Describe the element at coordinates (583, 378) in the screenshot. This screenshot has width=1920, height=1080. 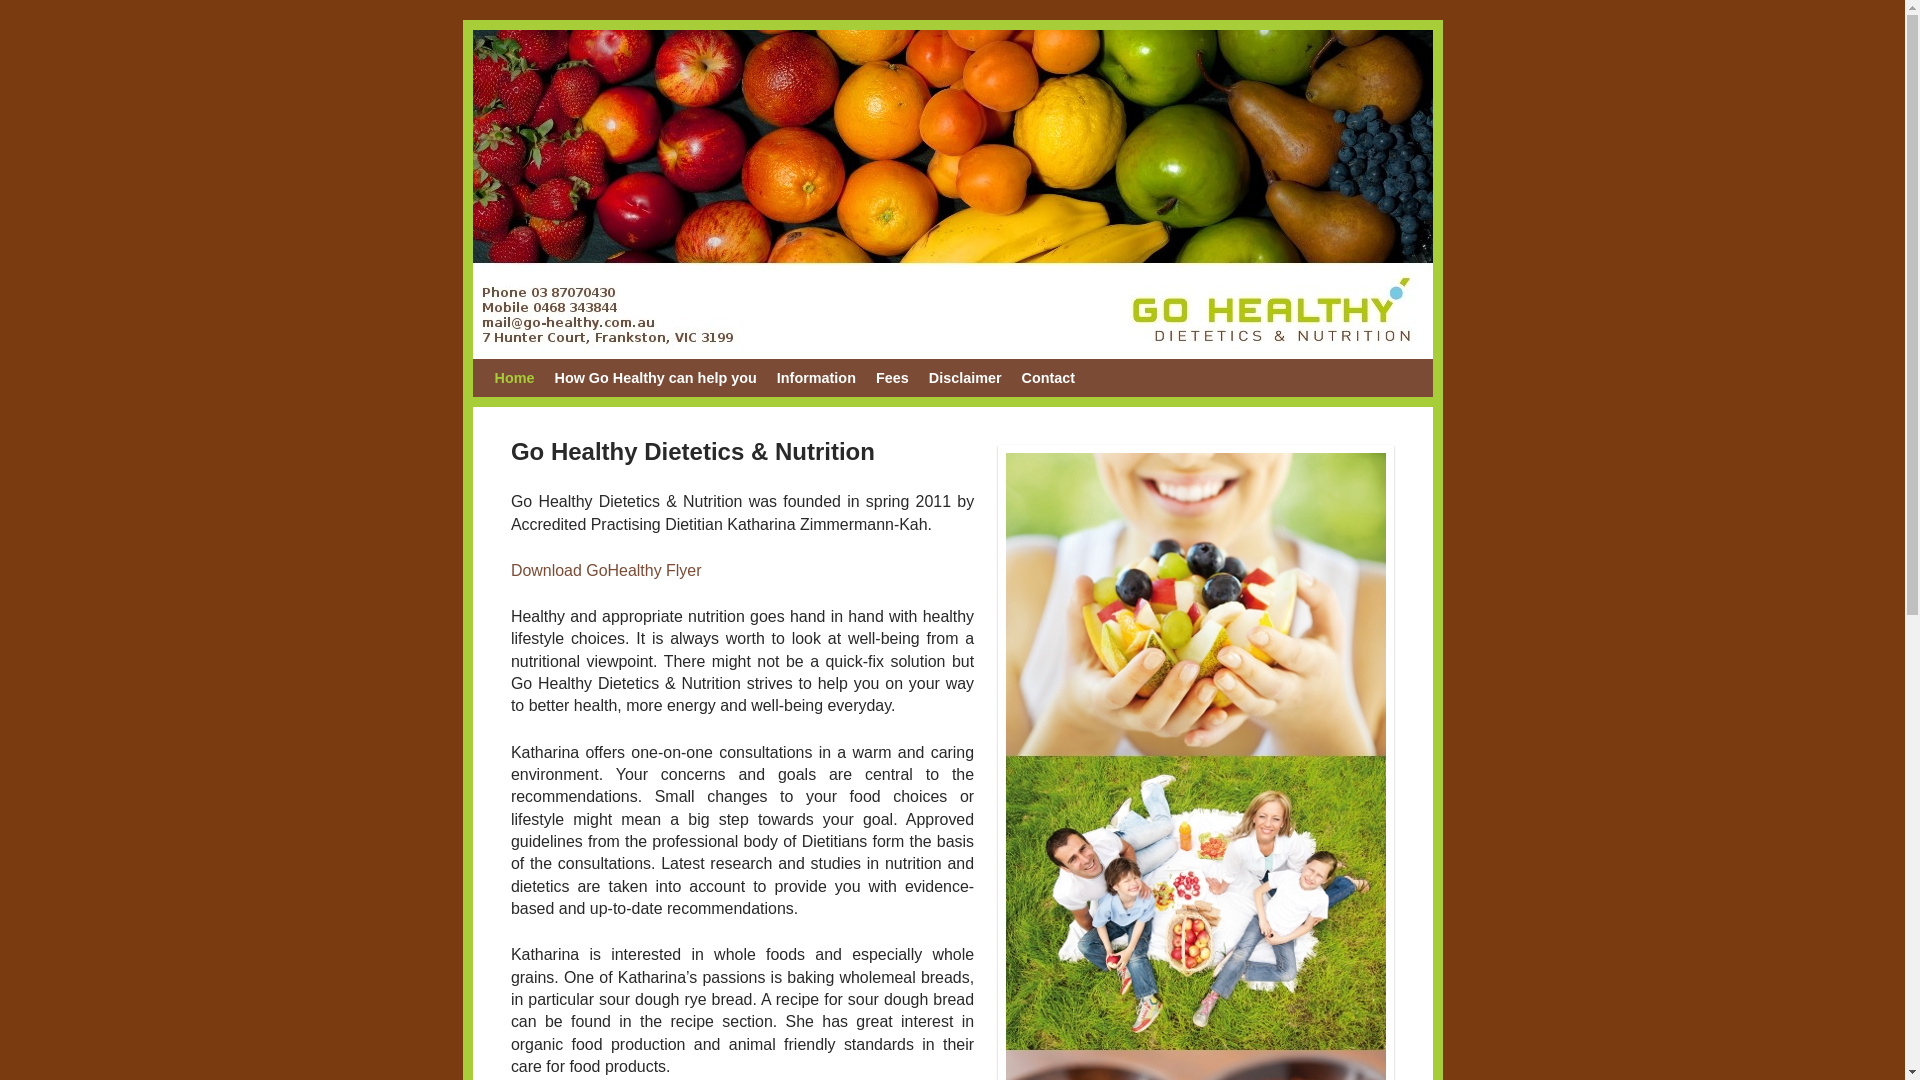
I see `'Skip to primary content'` at that location.